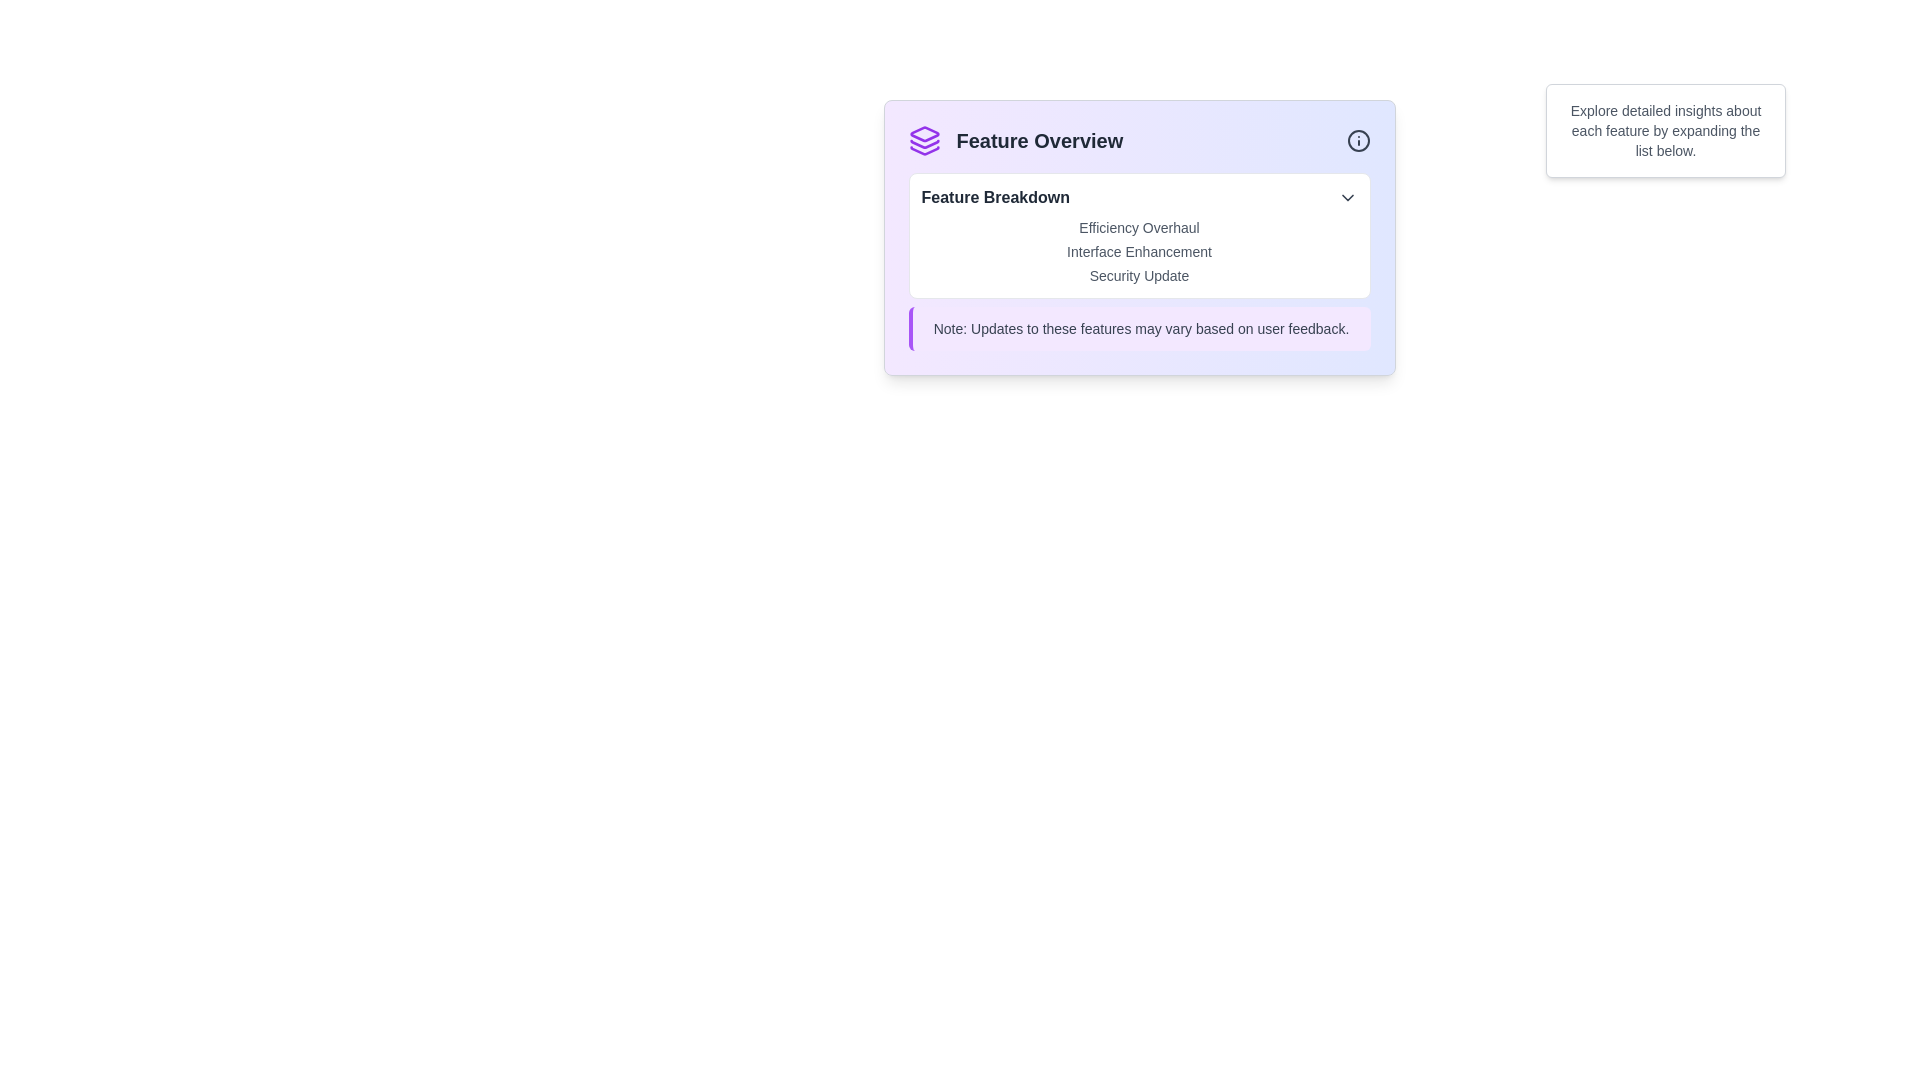 This screenshot has height=1080, width=1920. Describe the element at coordinates (1139, 250) in the screenshot. I see `the second text label in the 'Feature Breakdown' section, which describes a feature between 'Efficiency Overhaul' and 'Security Update'` at that location.